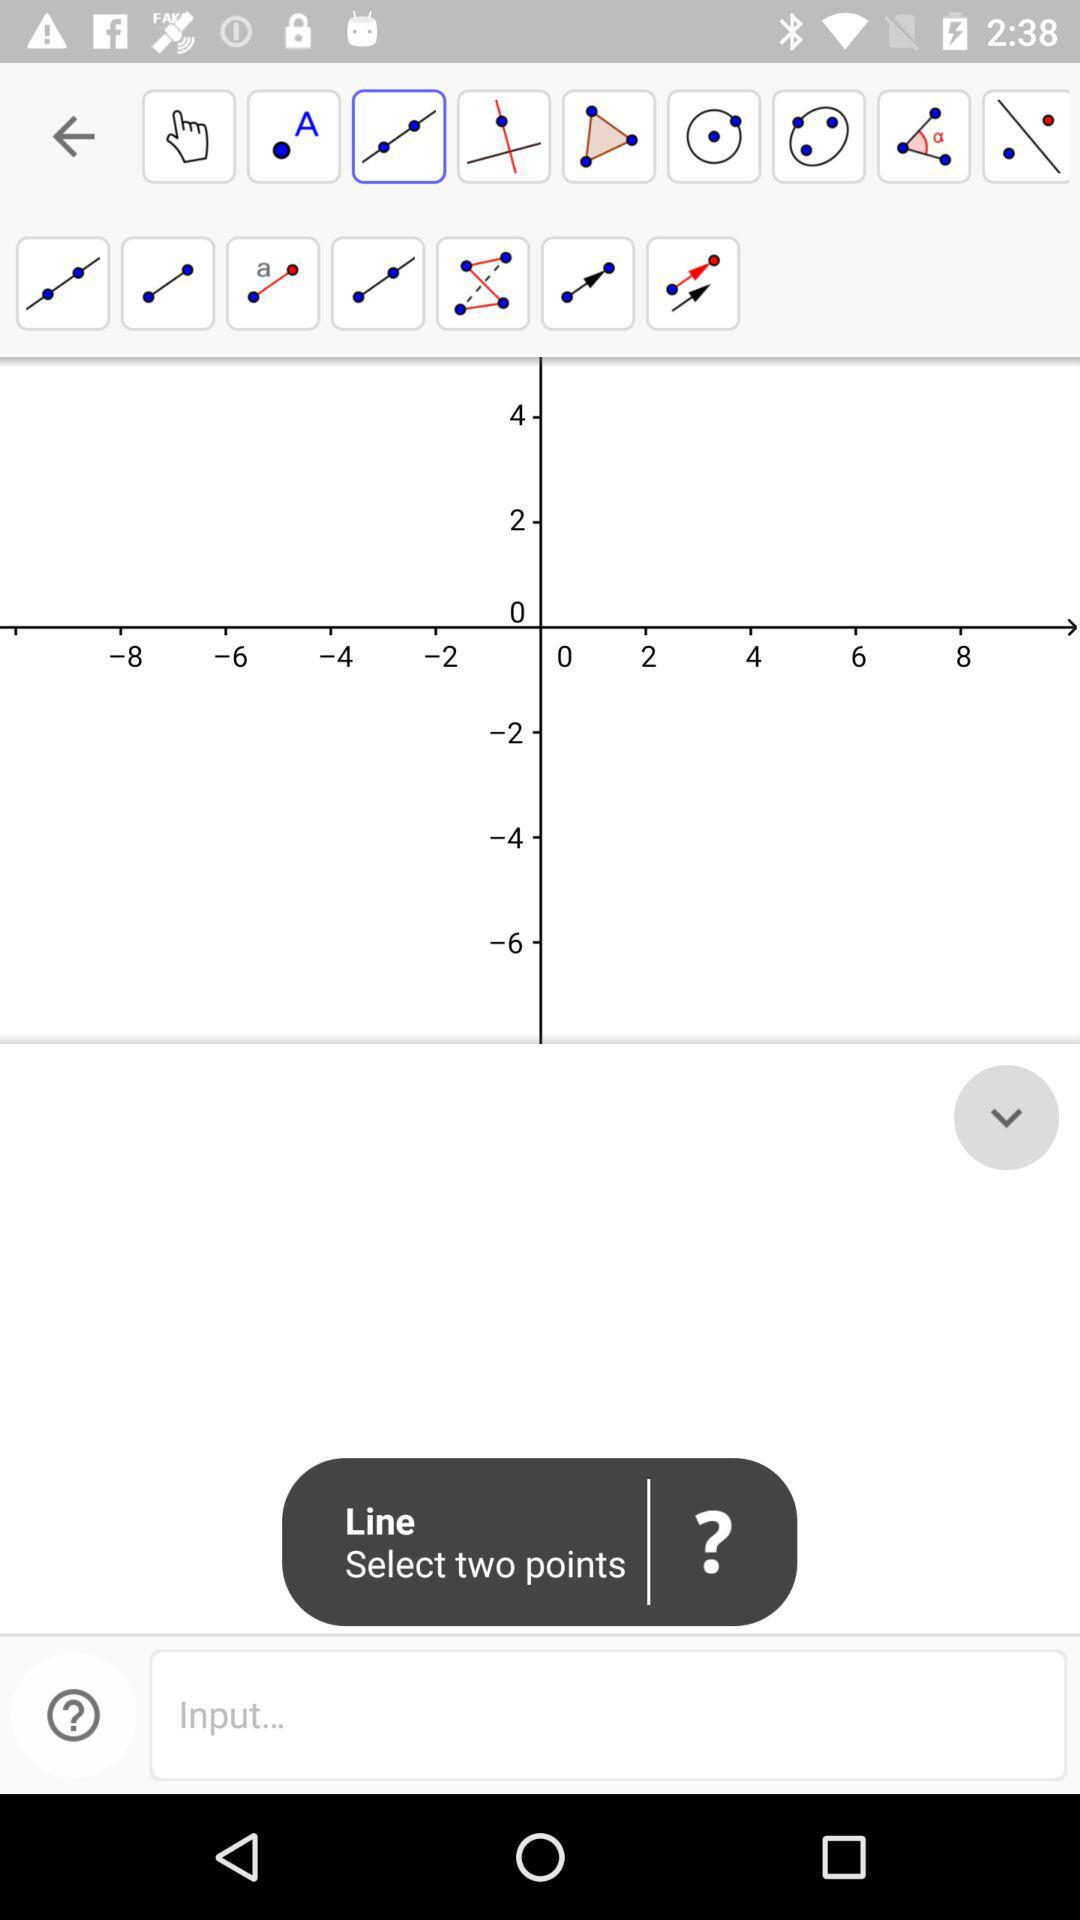 The height and width of the screenshot is (1920, 1080). What do you see at coordinates (72, 1714) in the screenshot?
I see `the help icon` at bounding box center [72, 1714].